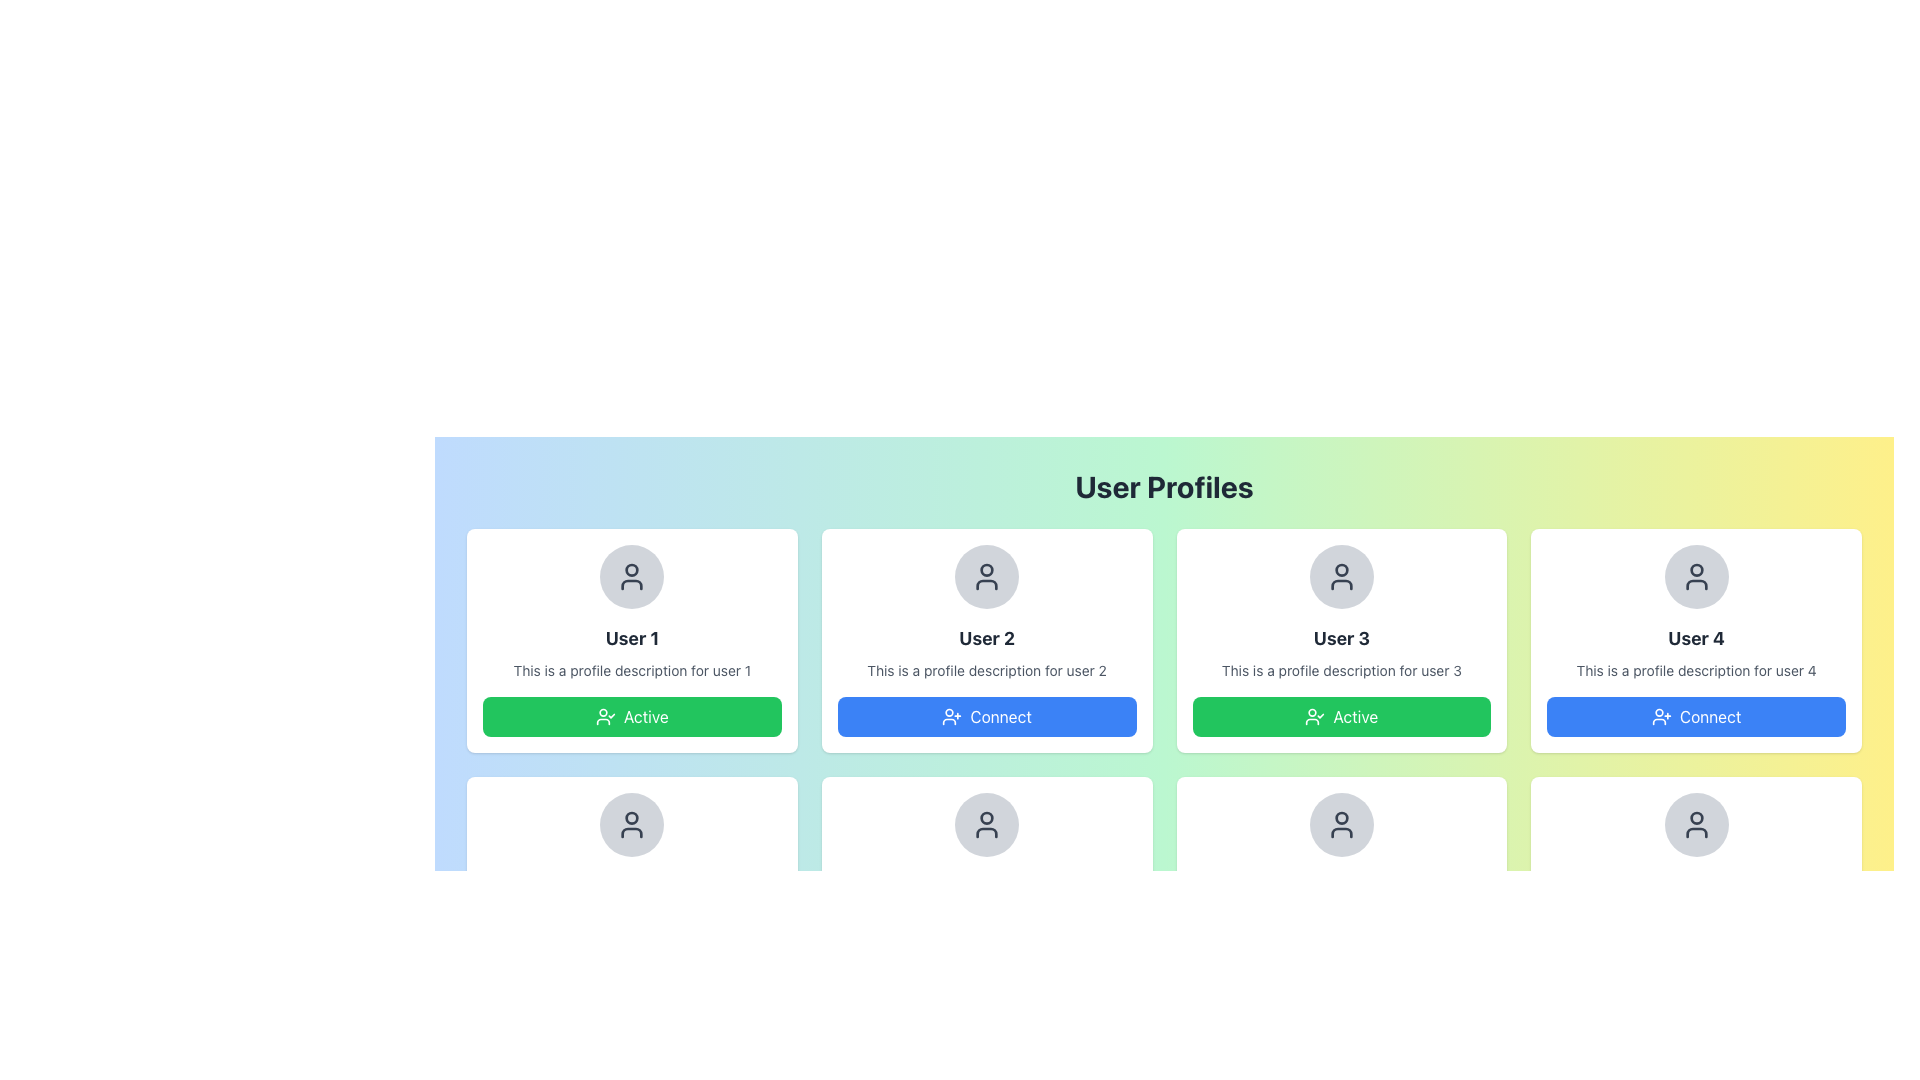 This screenshot has width=1920, height=1080. Describe the element at coordinates (1341, 825) in the screenshot. I see `the User Avatar Placeholder for 'User 7', which visually represents the user profile image and is positioned at the top center of the card` at that location.